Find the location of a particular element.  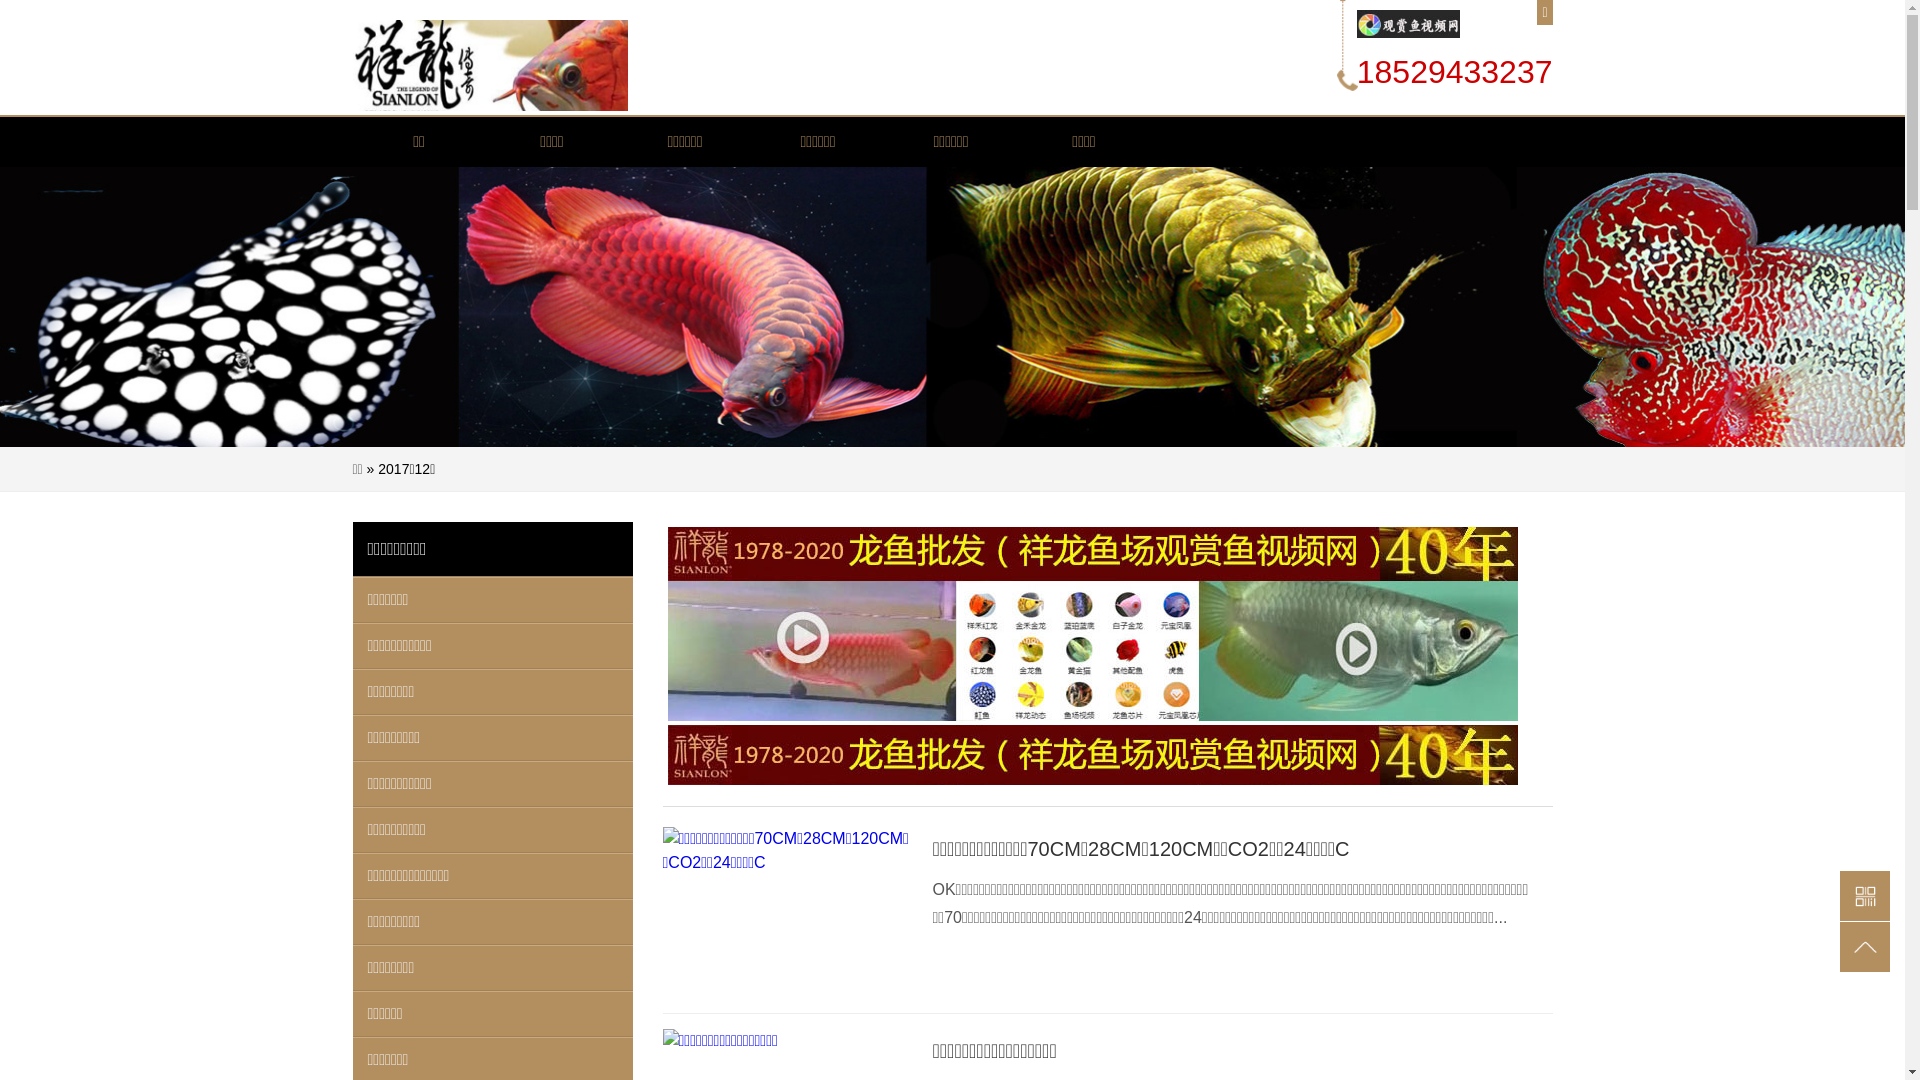

'18529433237' is located at coordinates (1454, 71).